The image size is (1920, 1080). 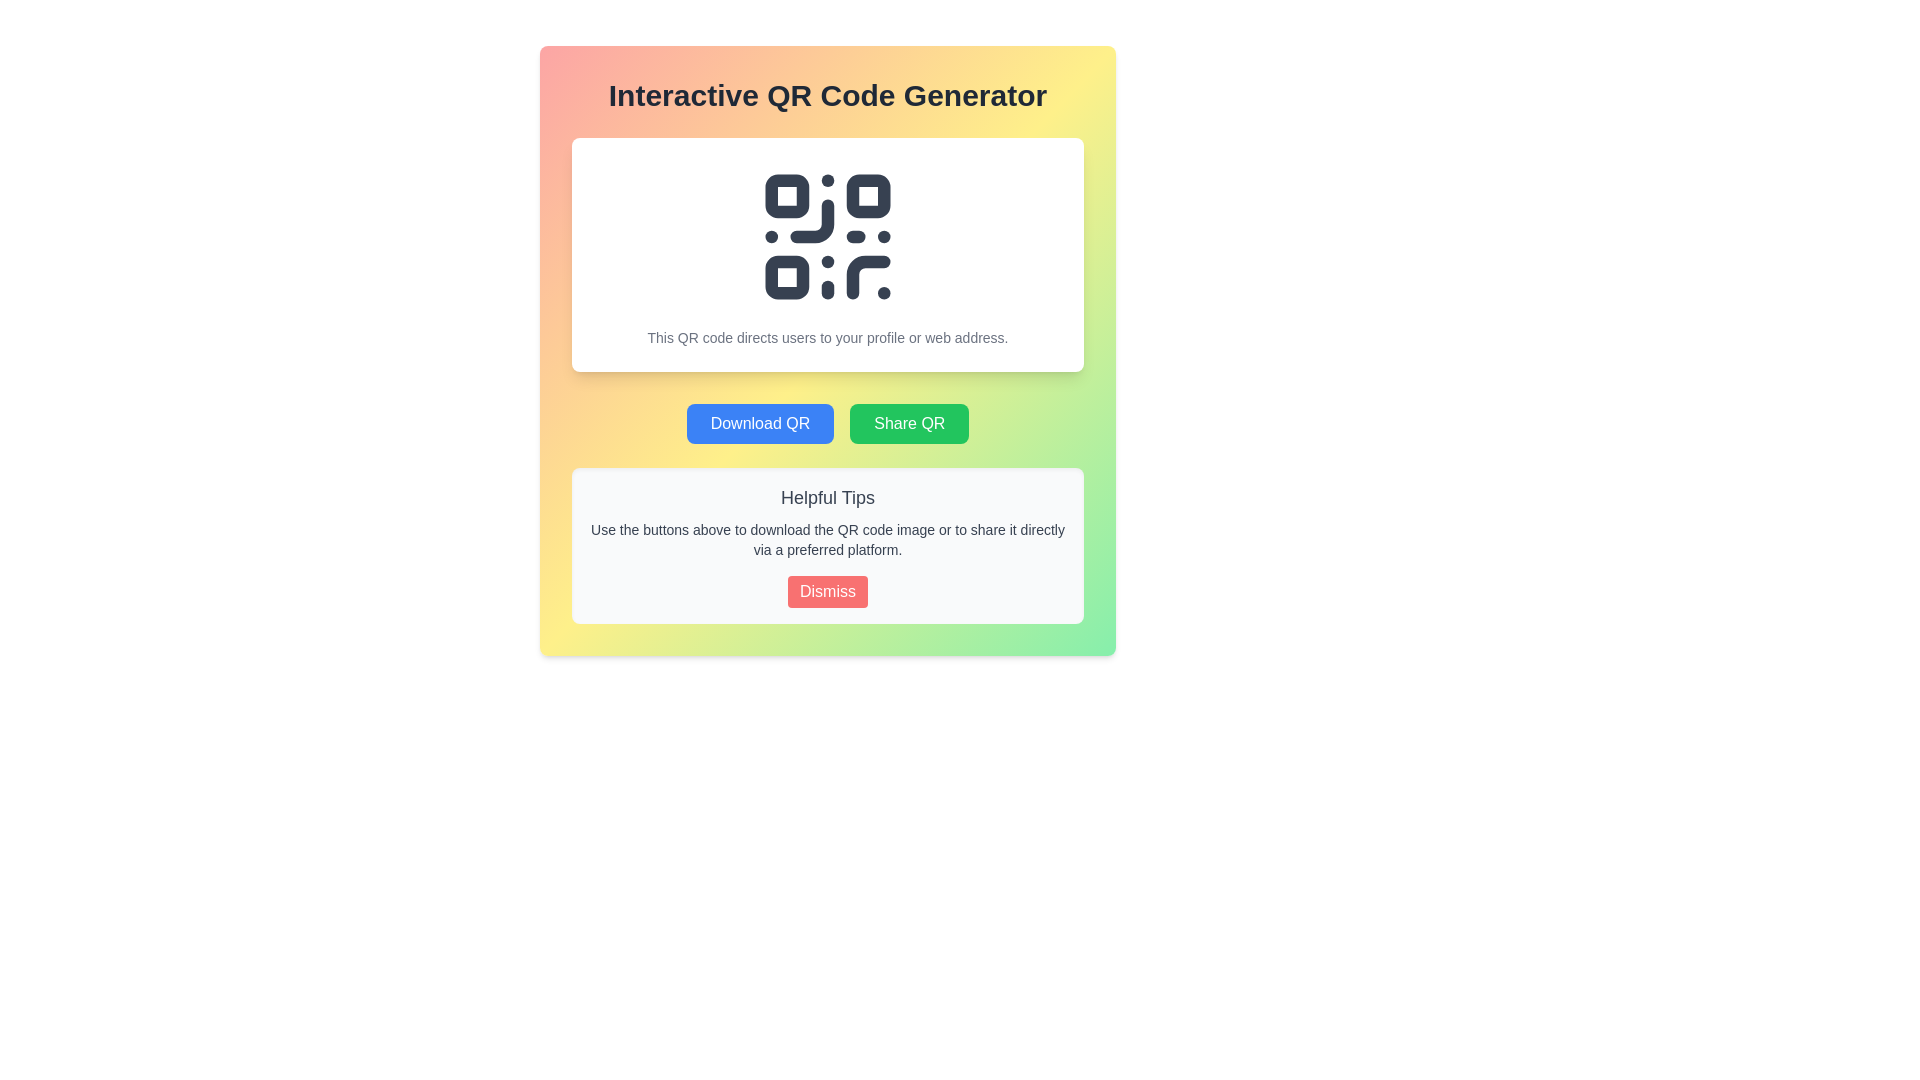 I want to click on the text header 'Helpful Tips' which is styled with a larger font size and bold text, positioned at the top of a light gray rounded rectangular section, so click(x=828, y=496).